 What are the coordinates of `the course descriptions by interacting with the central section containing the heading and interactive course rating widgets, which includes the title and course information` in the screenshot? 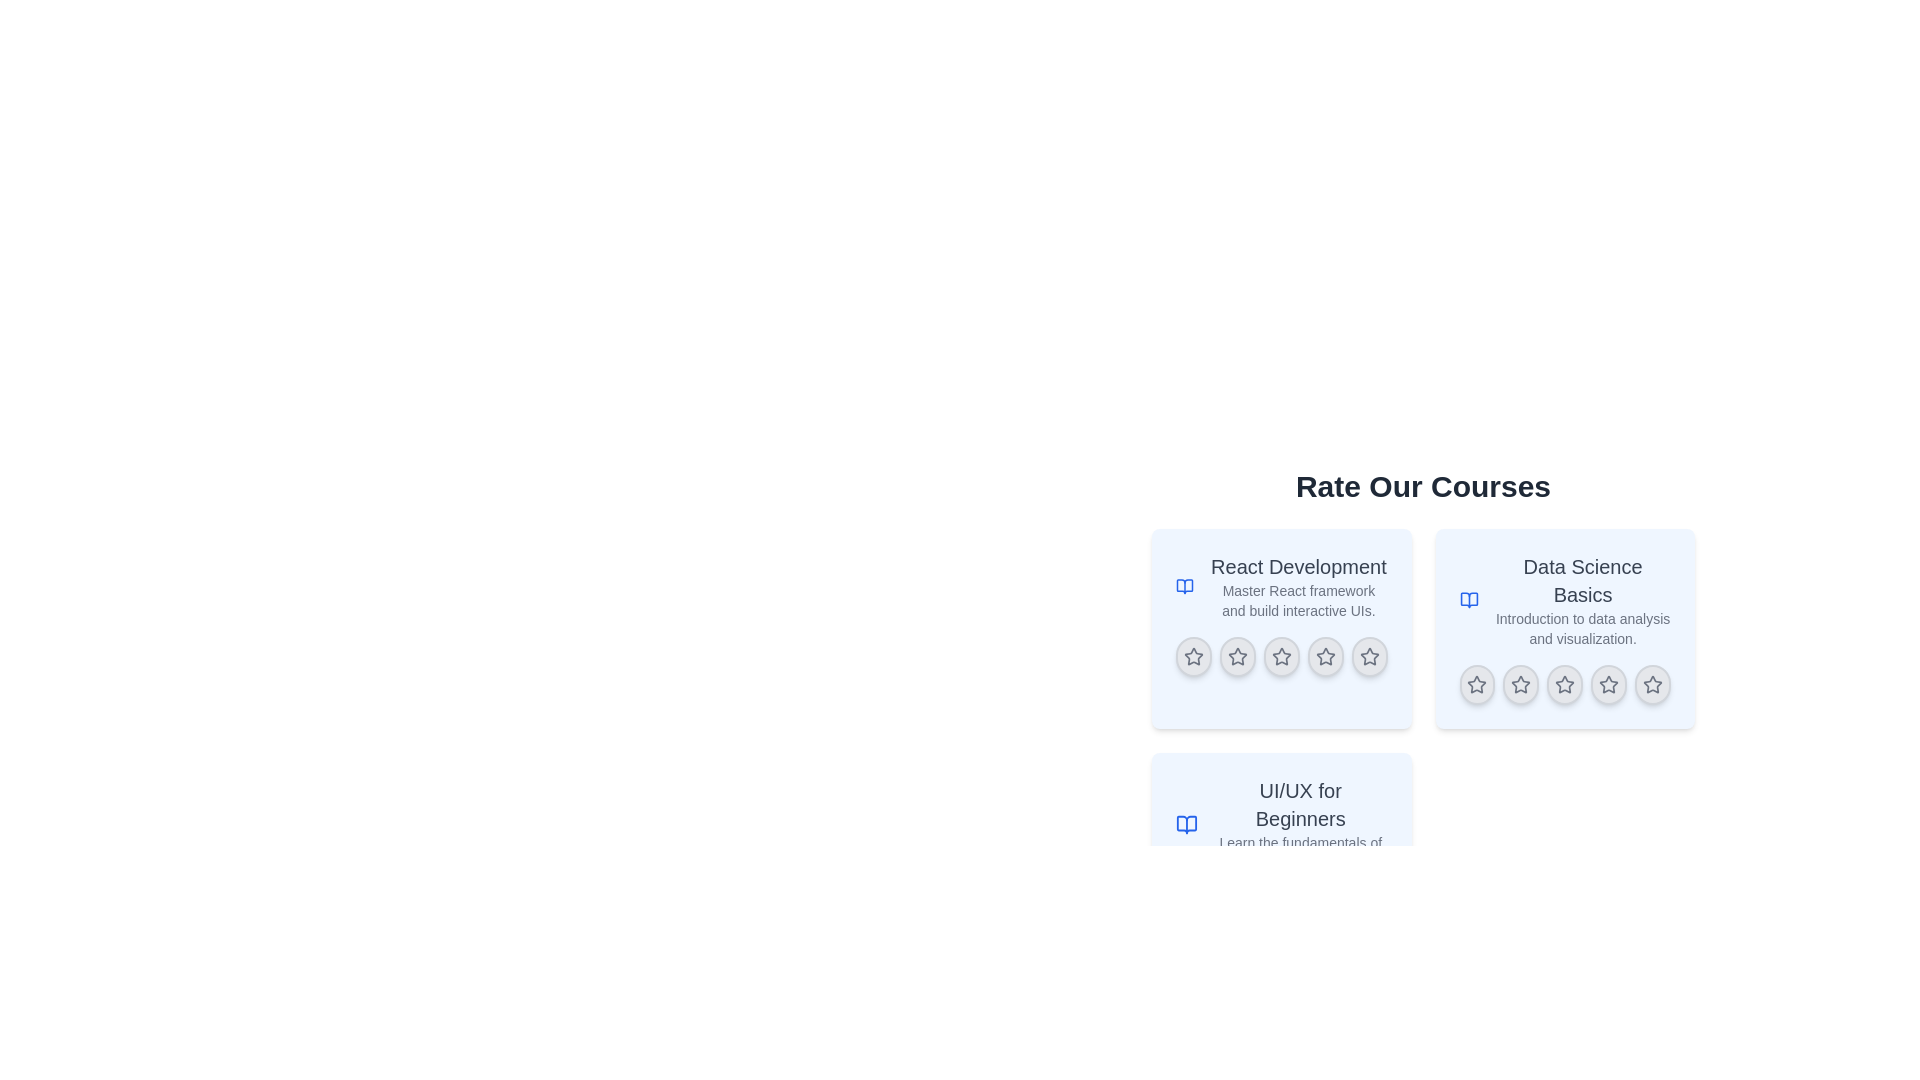 It's located at (1422, 709).